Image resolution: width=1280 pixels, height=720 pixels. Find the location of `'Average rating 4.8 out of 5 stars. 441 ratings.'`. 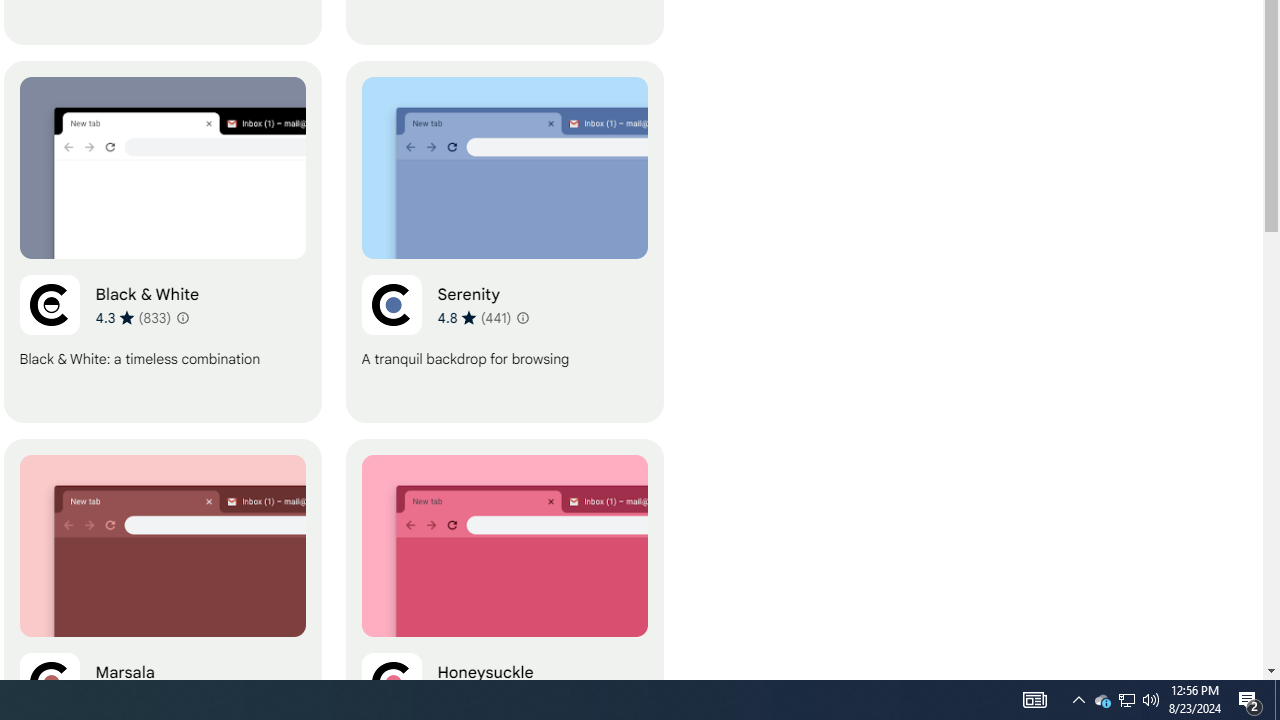

'Average rating 4.8 out of 5 stars. 441 ratings.' is located at coordinates (473, 316).